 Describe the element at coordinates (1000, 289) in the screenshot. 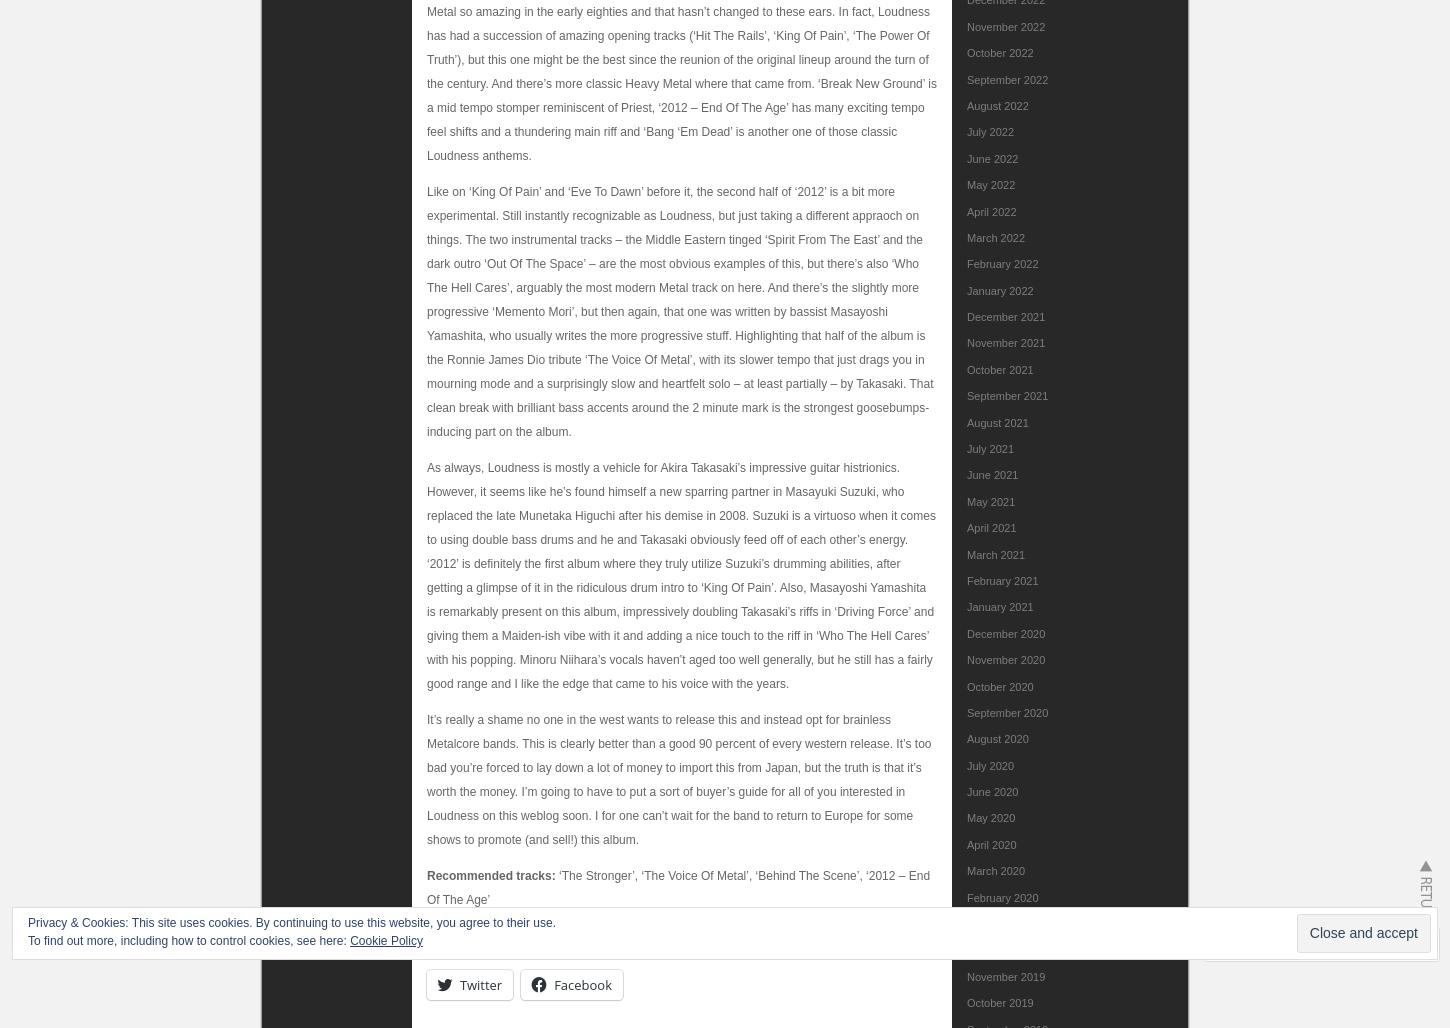

I see `'January 2022'` at that location.